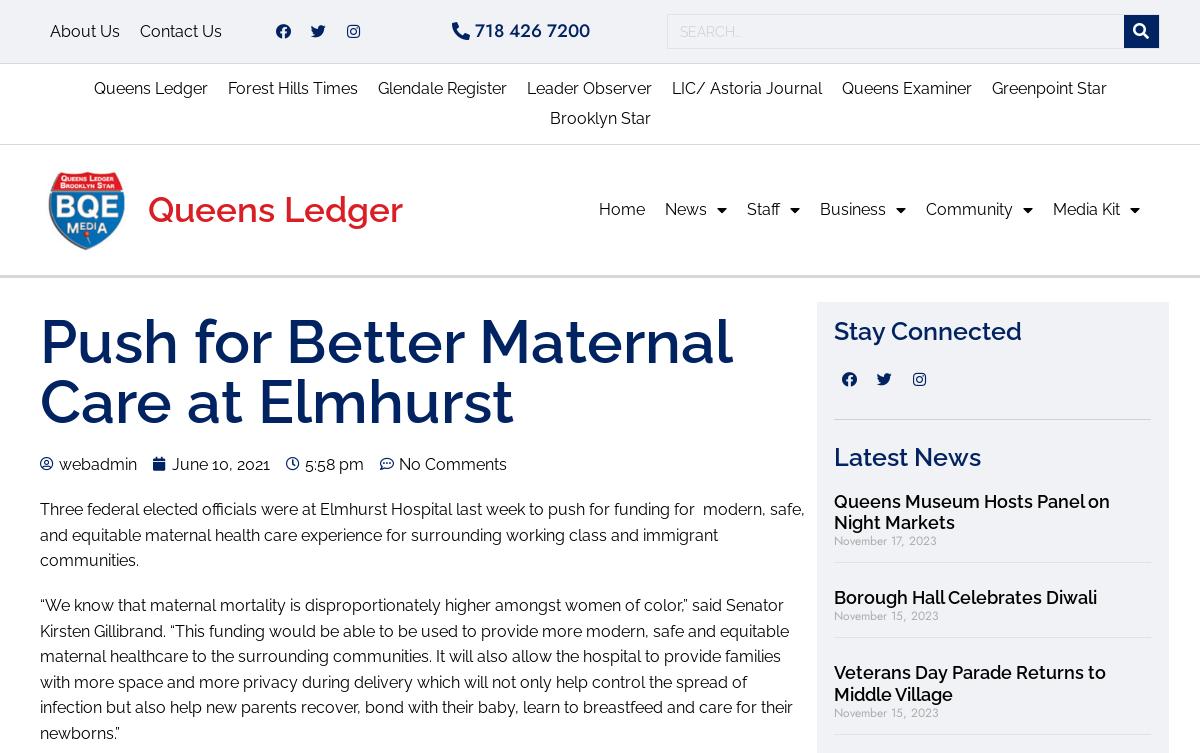  Describe the element at coordinates (416, 668) in the screenshot. I see `'“We know that maternal mortality is disproportionately higher amongst women of color,” said Senator Kirsten Gillibrand. “This funding would be able to be used to provide more modern, safe and equitable maternal healthcare to the surrounding communities. It will also allow the hospital to provide families with more space and more privacy during delivery which will not only help control the spread of infection but also help new parents recover, bond with their baby, learn to breastfeed and care for their newborns.”'` at that location.